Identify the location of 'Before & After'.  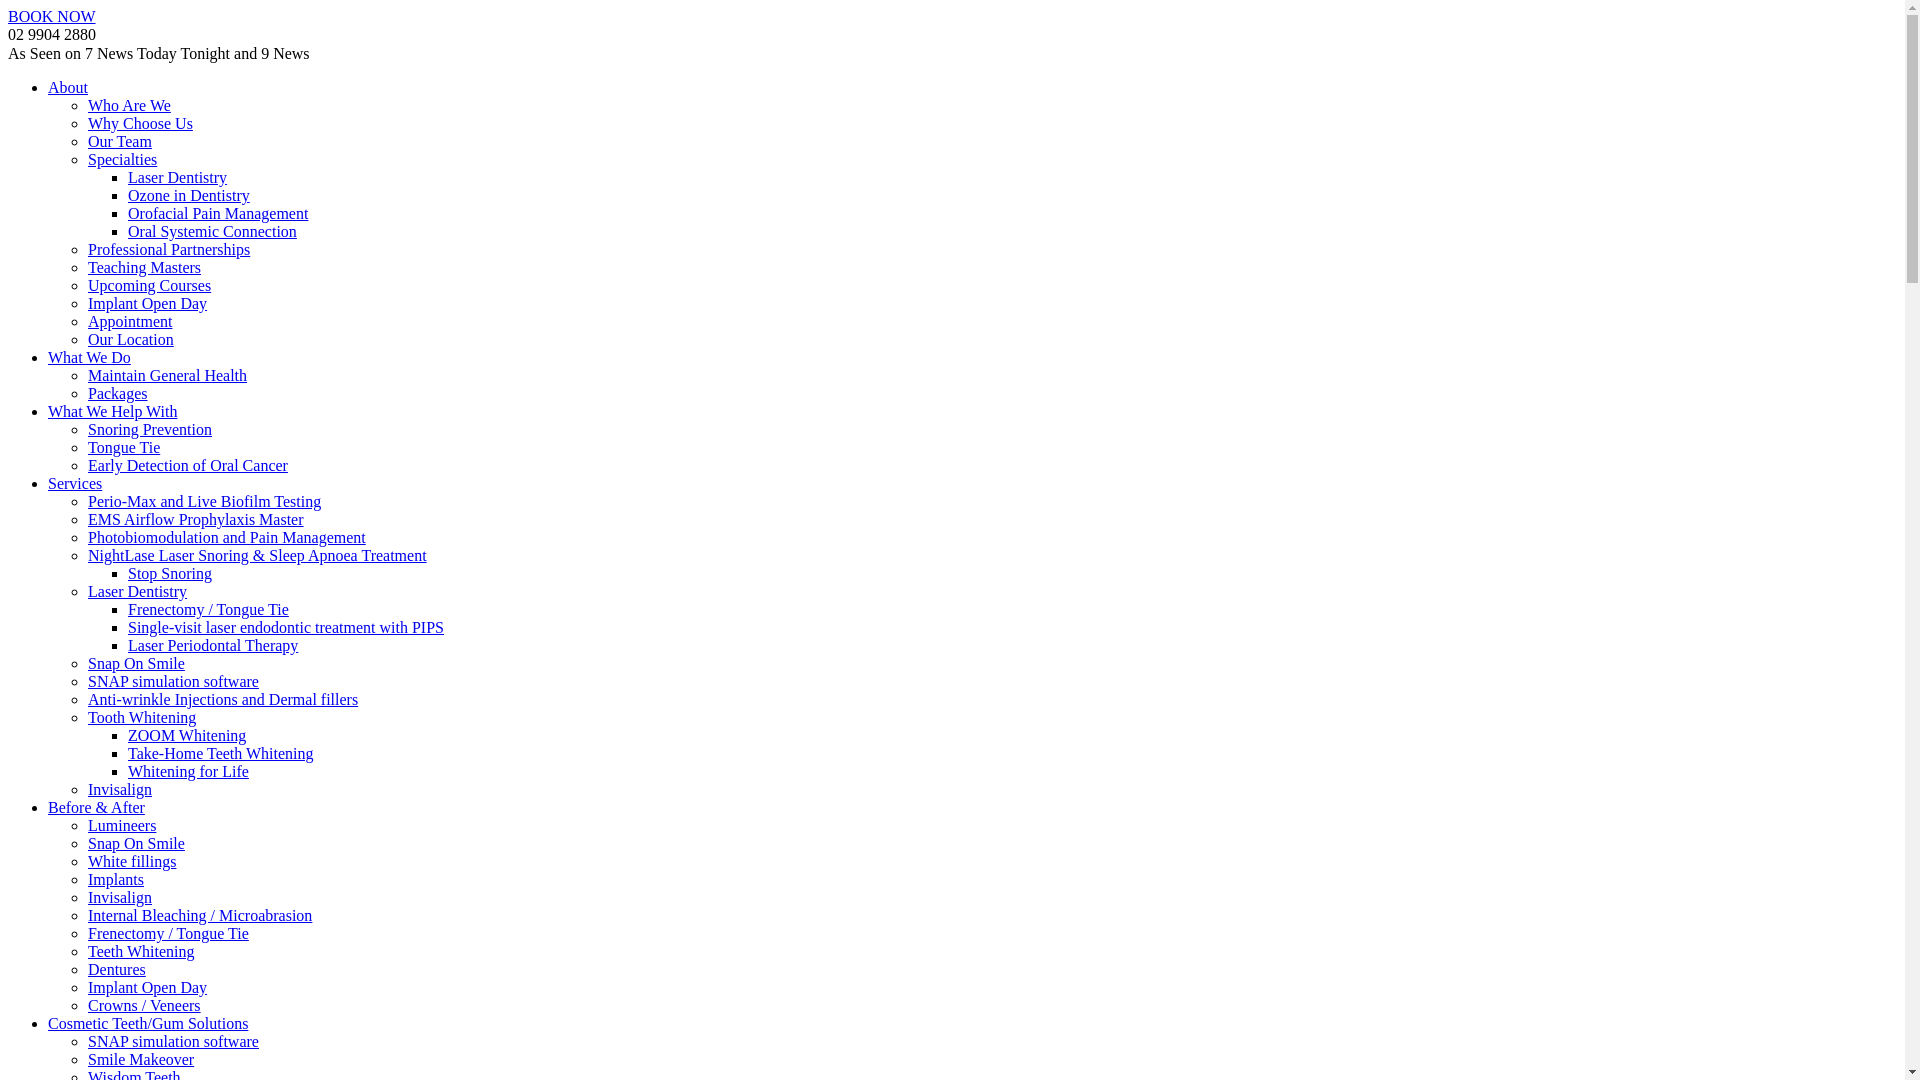
(95, 806).